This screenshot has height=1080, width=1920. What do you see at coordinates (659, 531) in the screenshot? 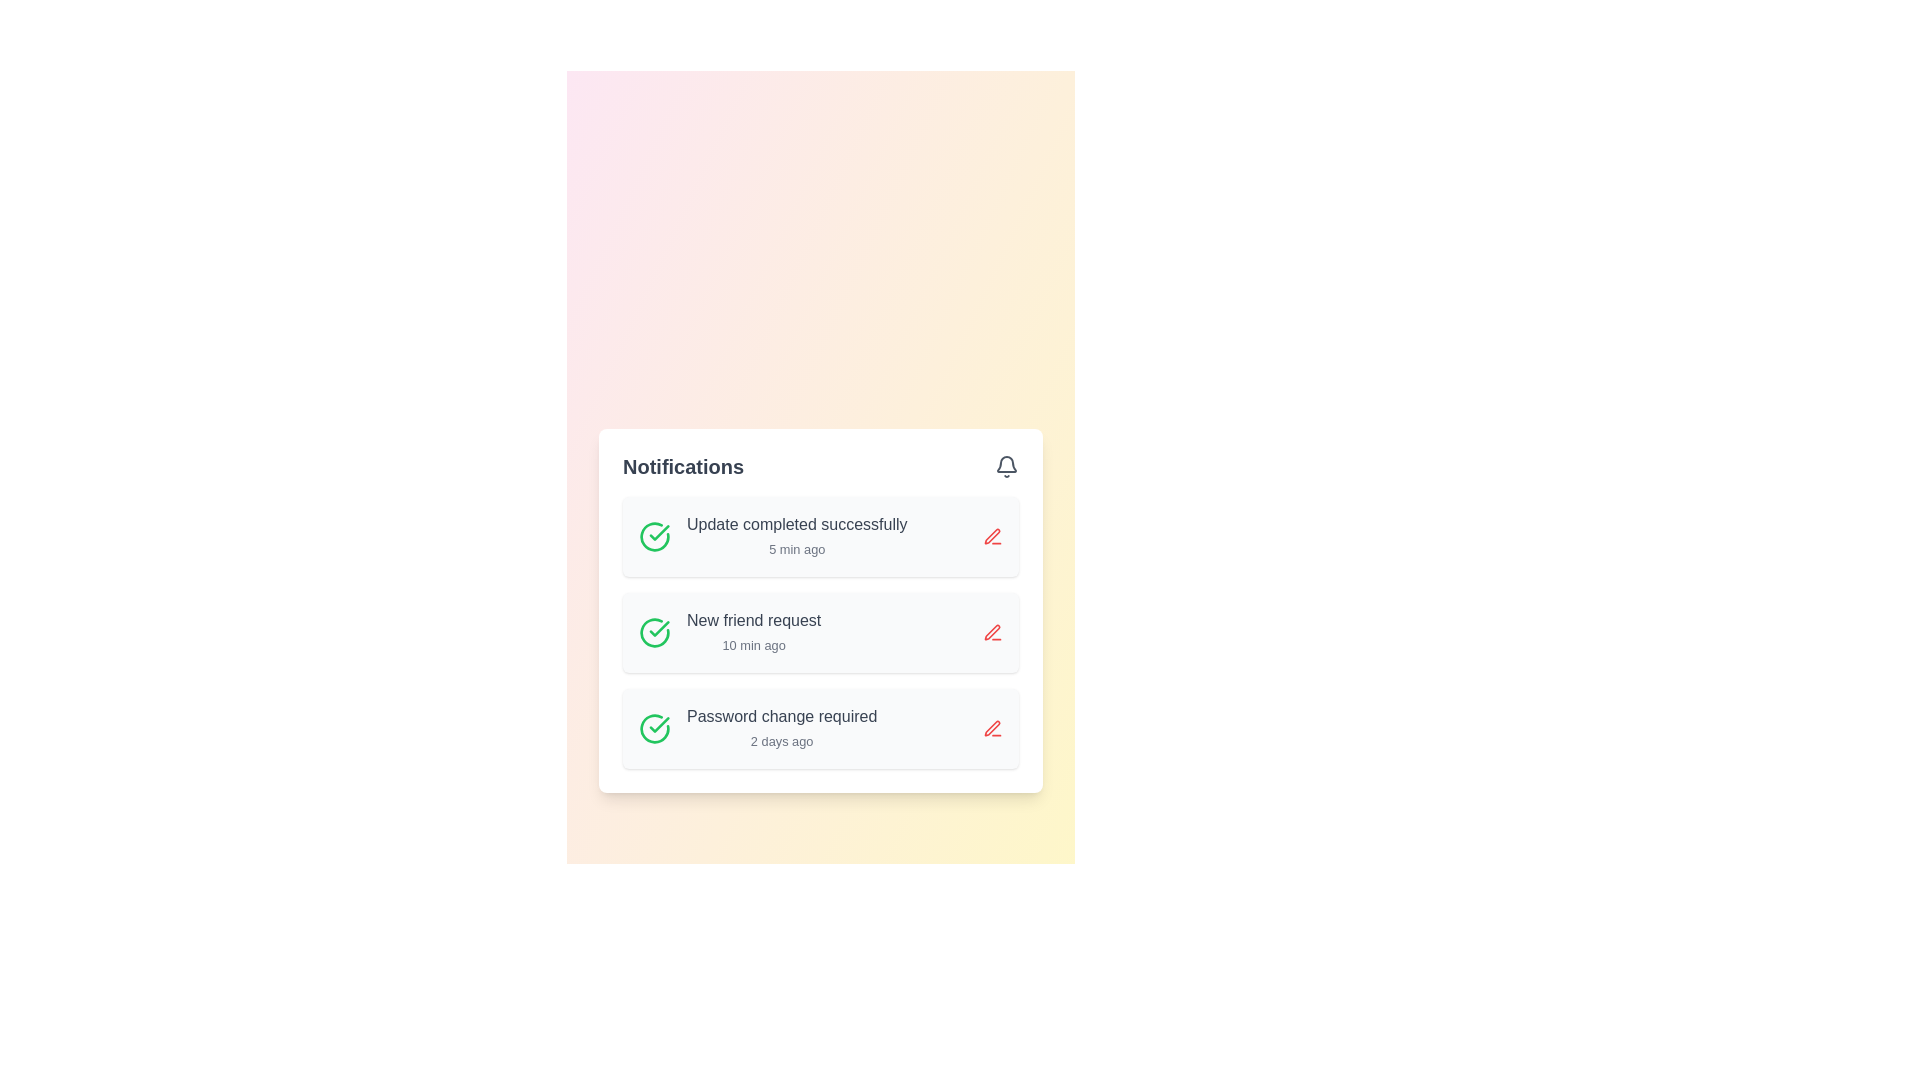
I see `the status of the green checkmark icon indicating a successful status, located in the notifications panel next to 'New friend request' and above 'Password change required'` at bounding box center [659, 531].